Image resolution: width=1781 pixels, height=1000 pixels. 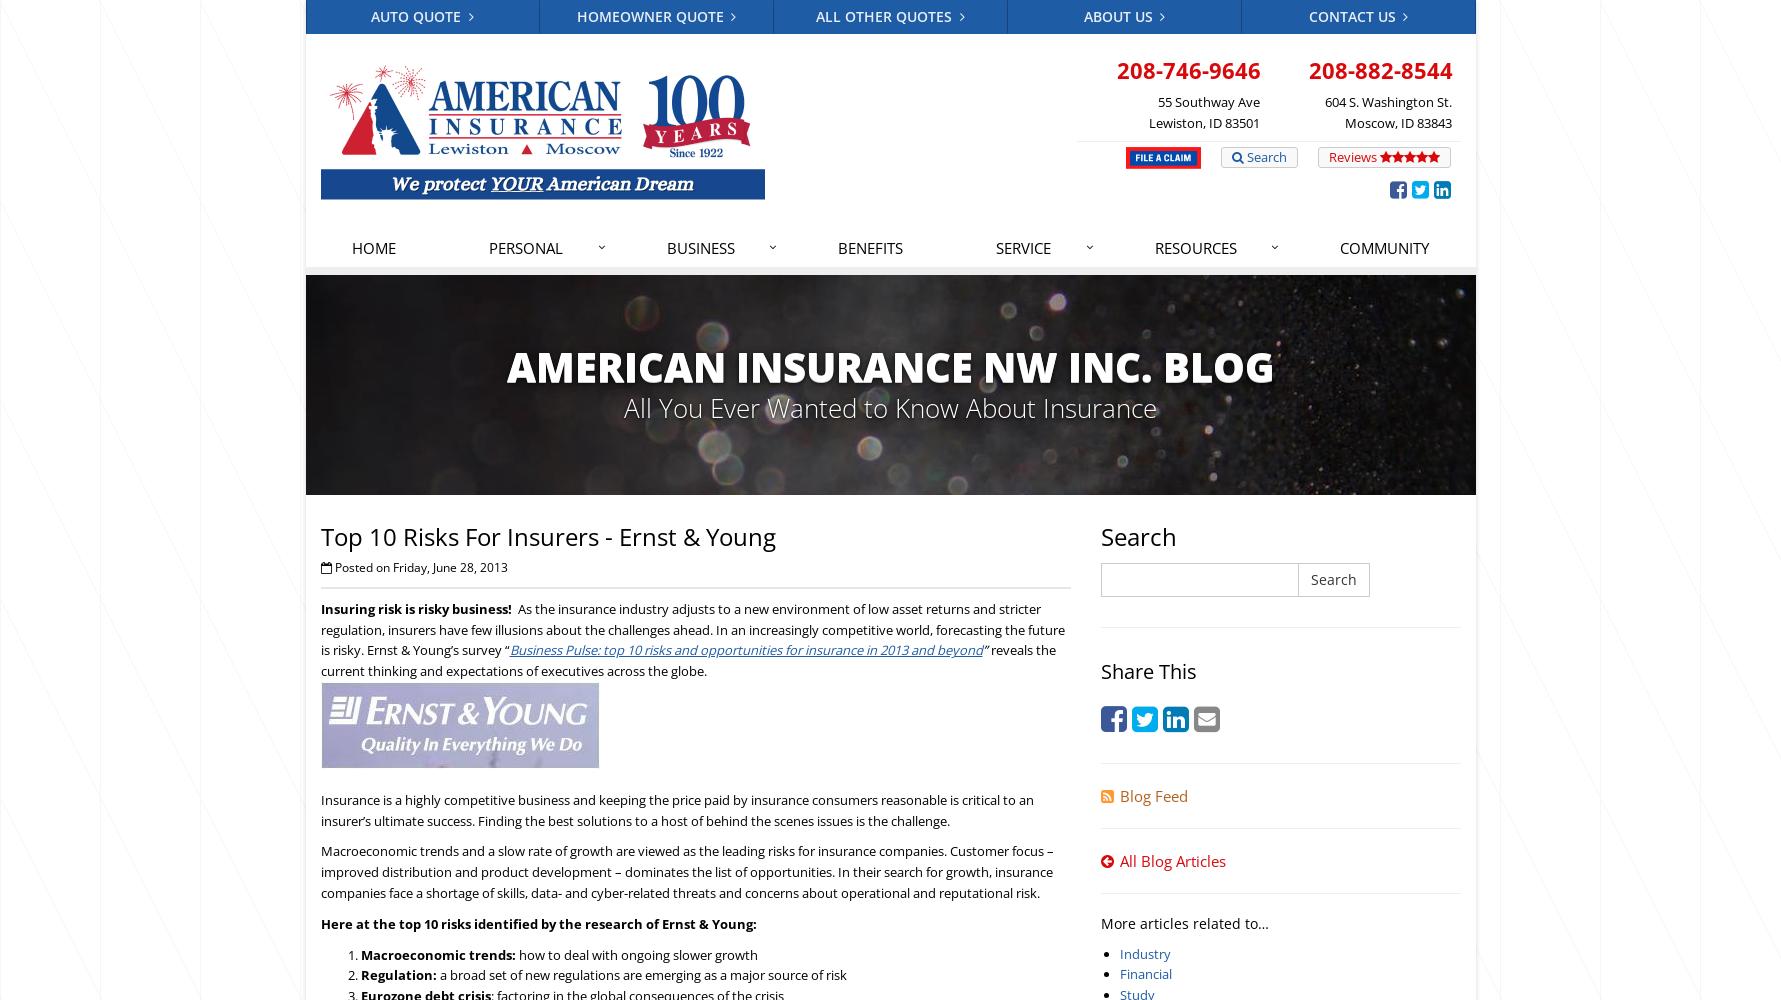 I want to click on 'Personal', so click(x=525, y=246).